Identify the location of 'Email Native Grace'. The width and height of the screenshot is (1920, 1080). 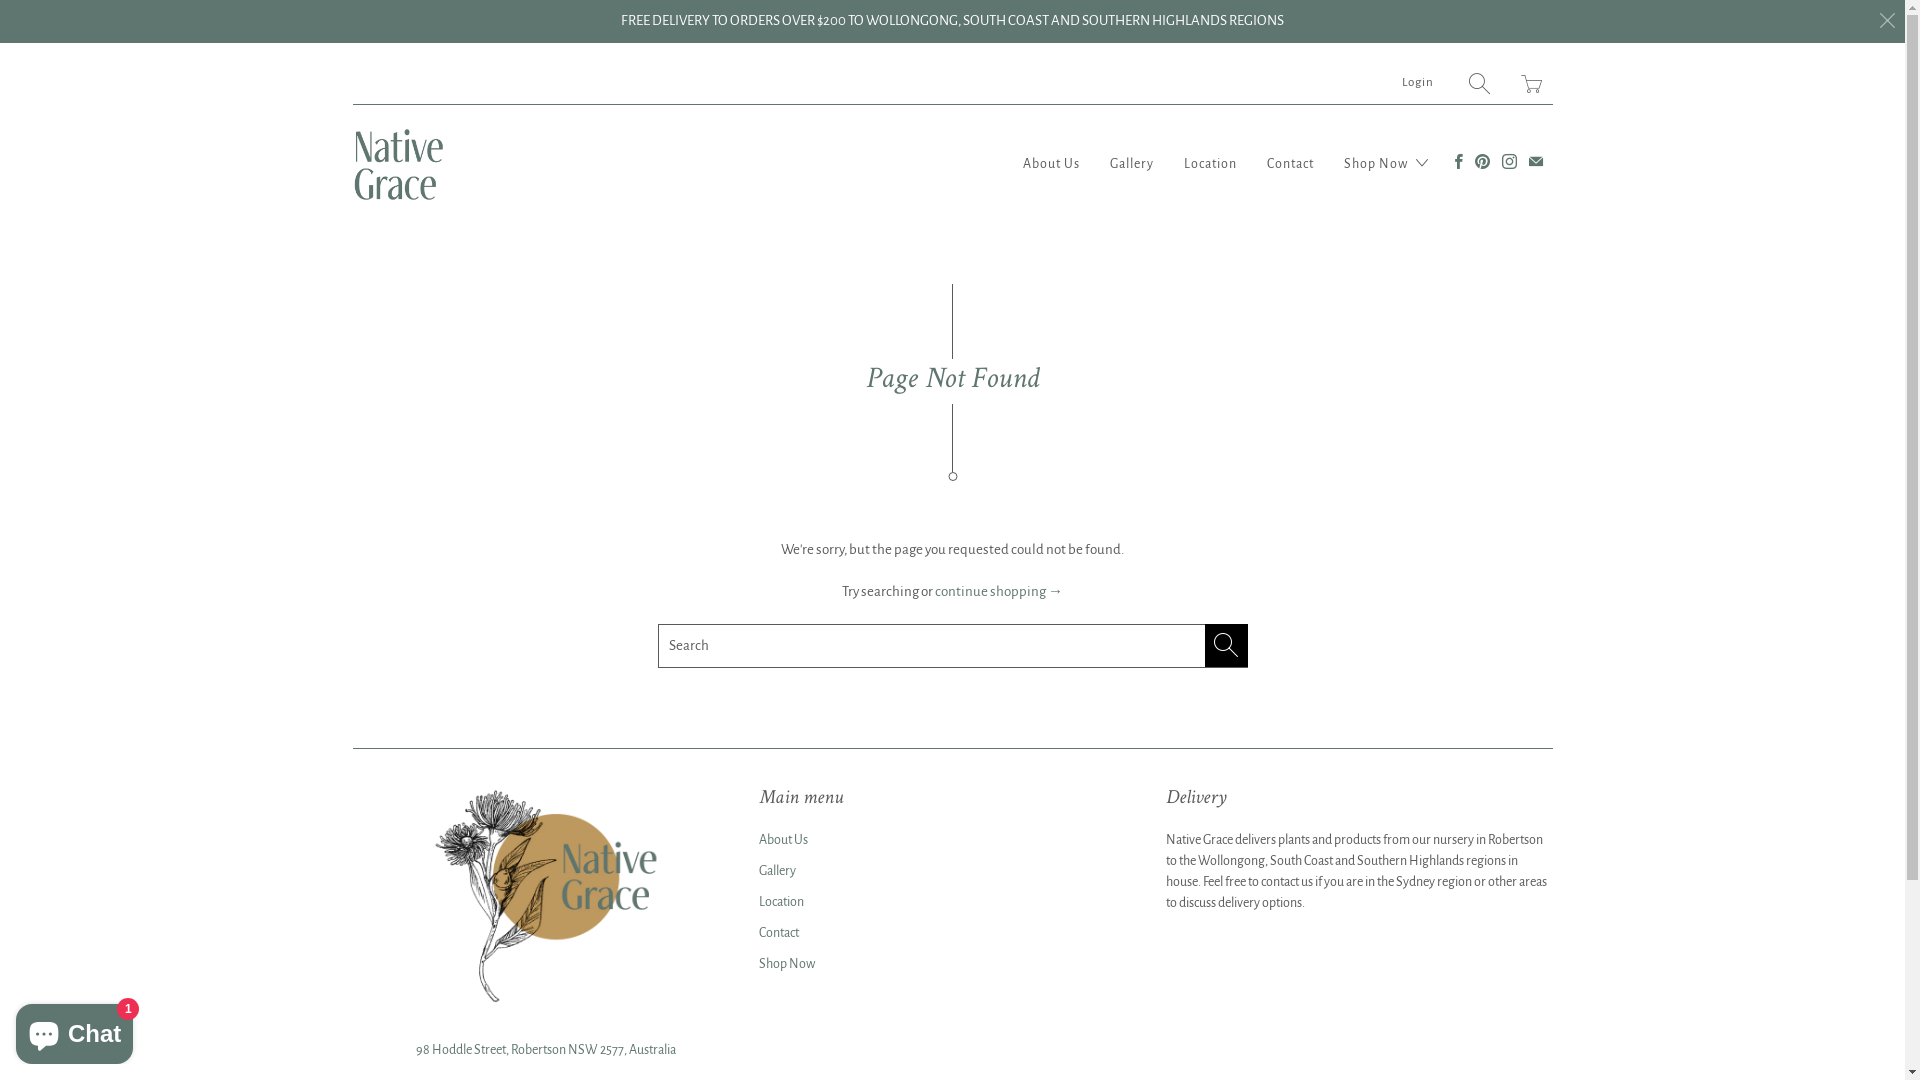
(1534, 160).